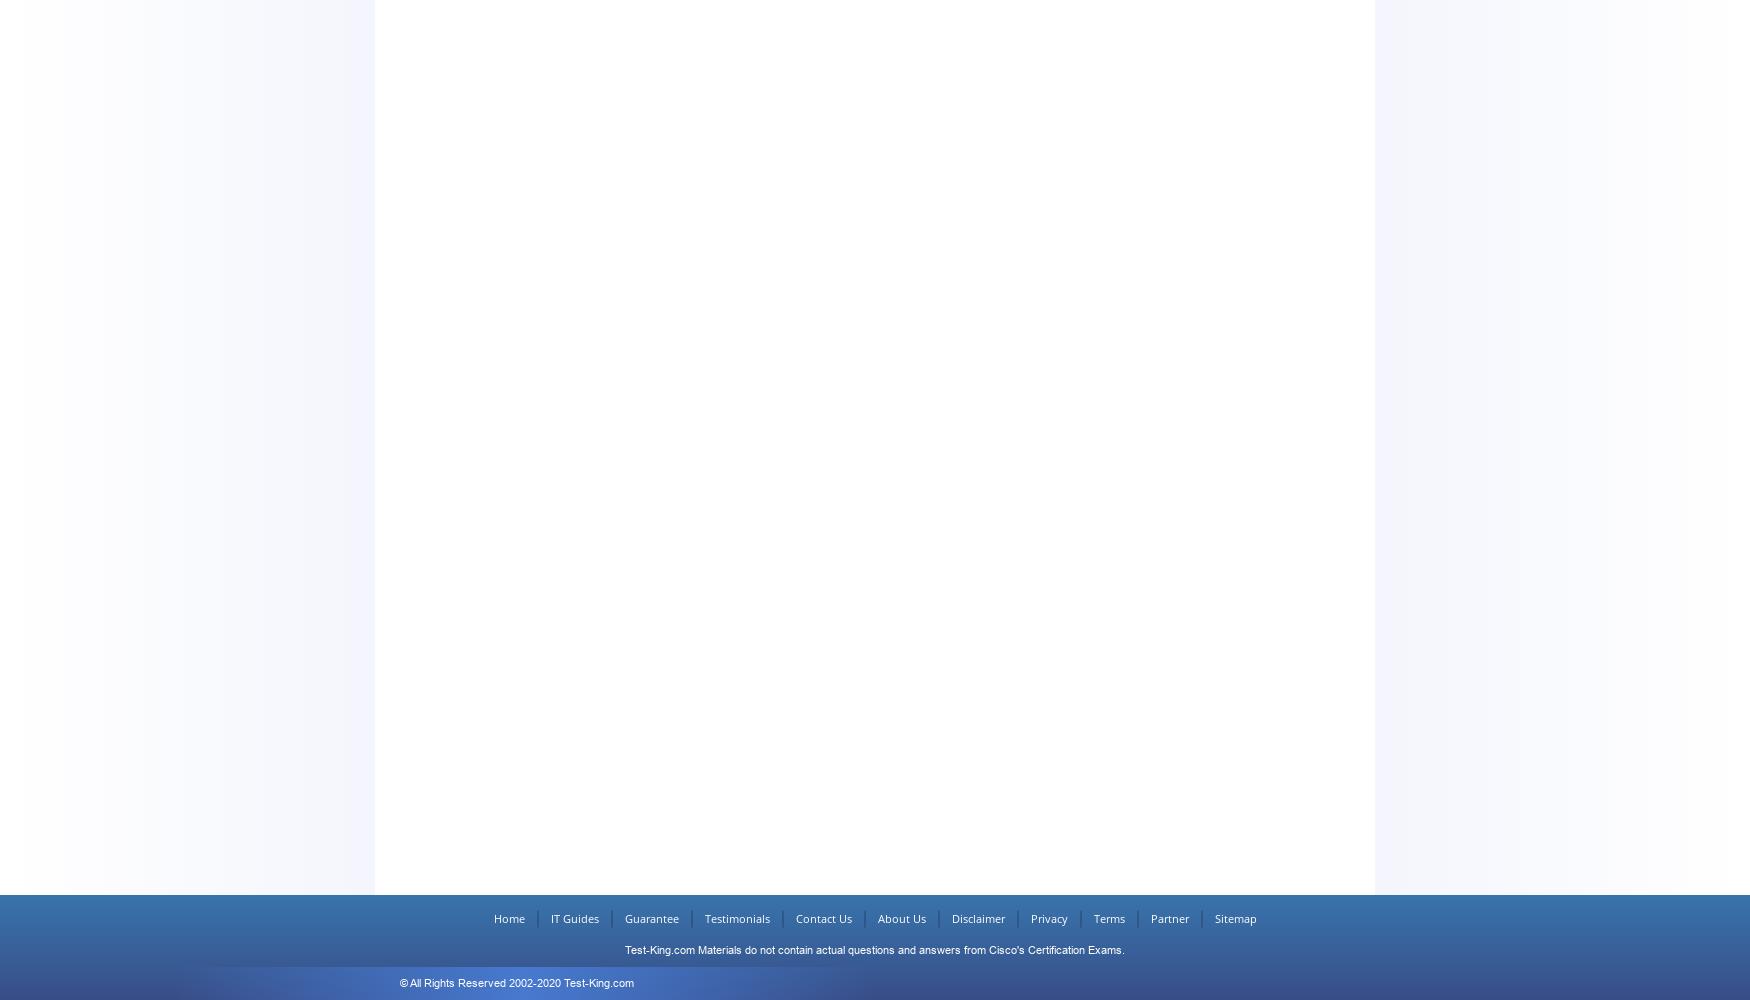 This screenshot has height=1000, width=1750. Describe the element at coordinates (507, 918) in the screenshot. I see `'Home'` at that location.